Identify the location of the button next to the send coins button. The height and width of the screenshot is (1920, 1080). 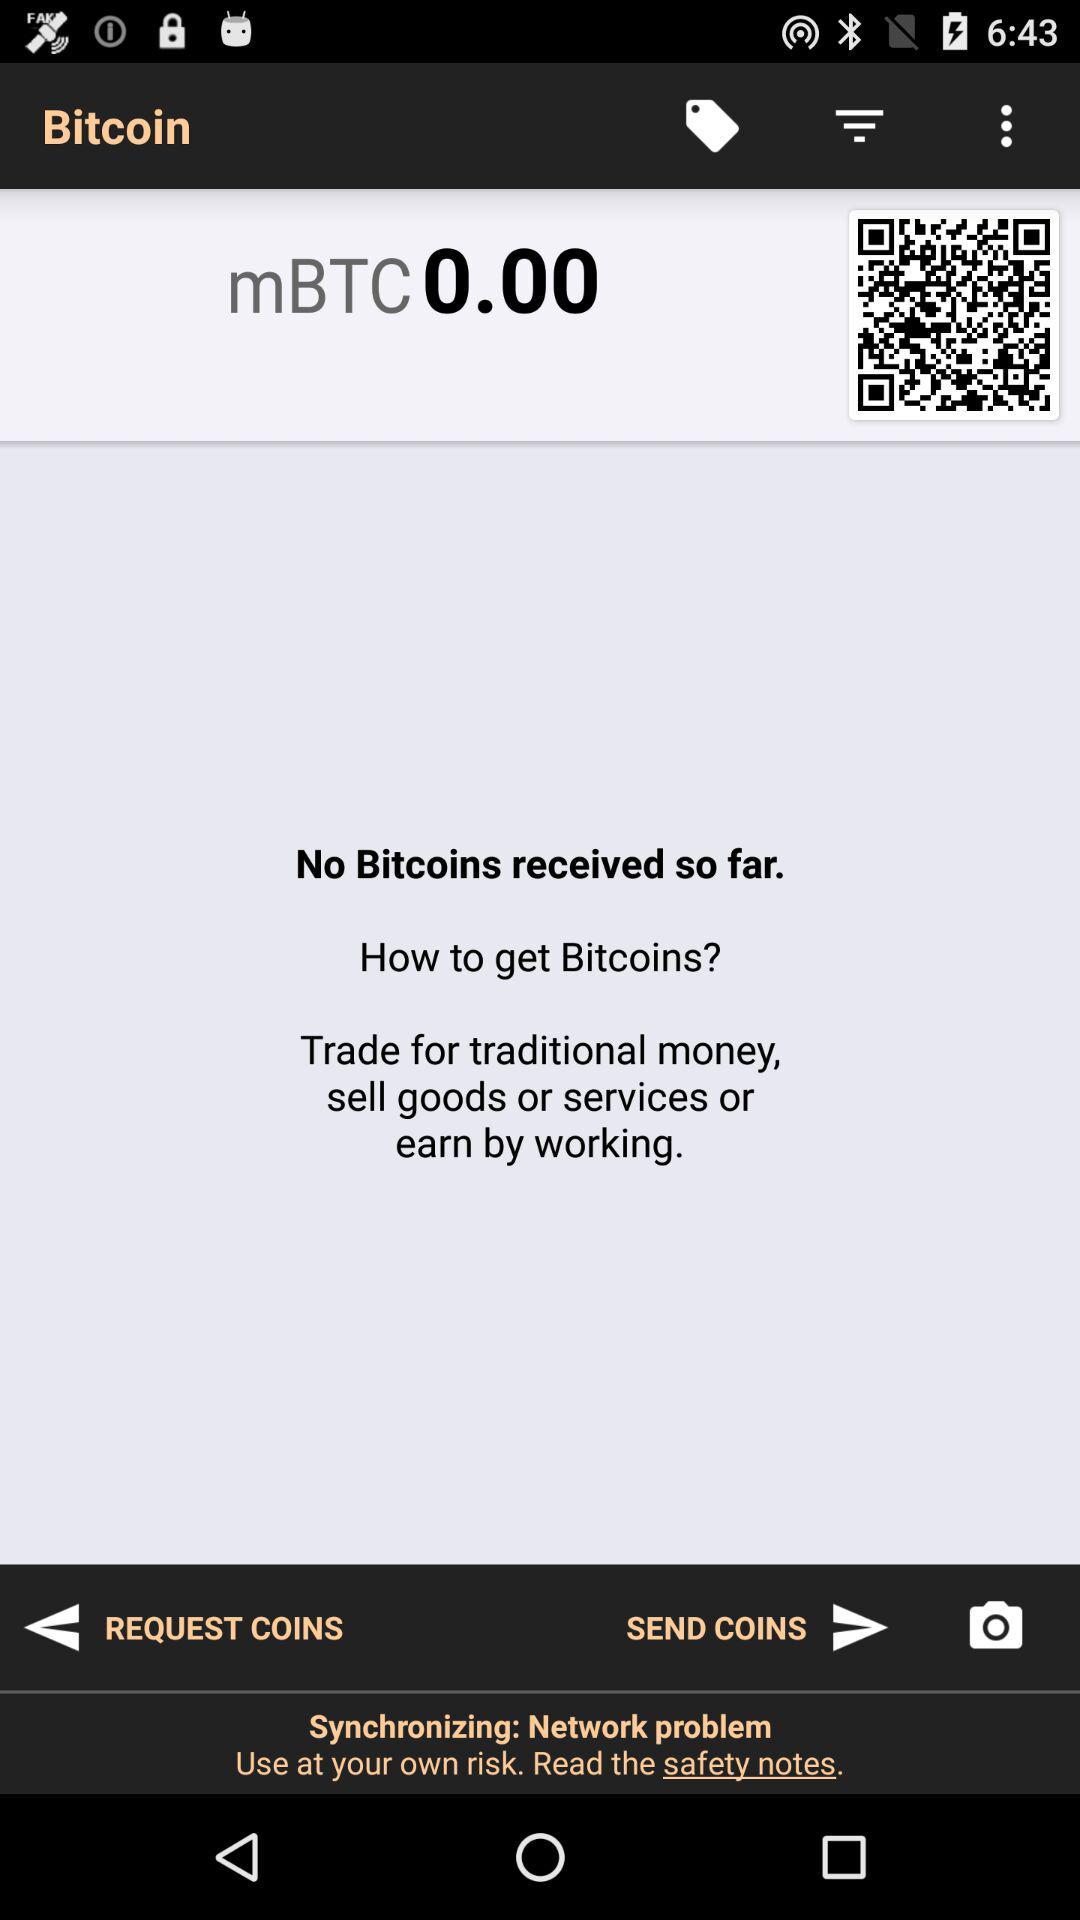
(995, 1627).